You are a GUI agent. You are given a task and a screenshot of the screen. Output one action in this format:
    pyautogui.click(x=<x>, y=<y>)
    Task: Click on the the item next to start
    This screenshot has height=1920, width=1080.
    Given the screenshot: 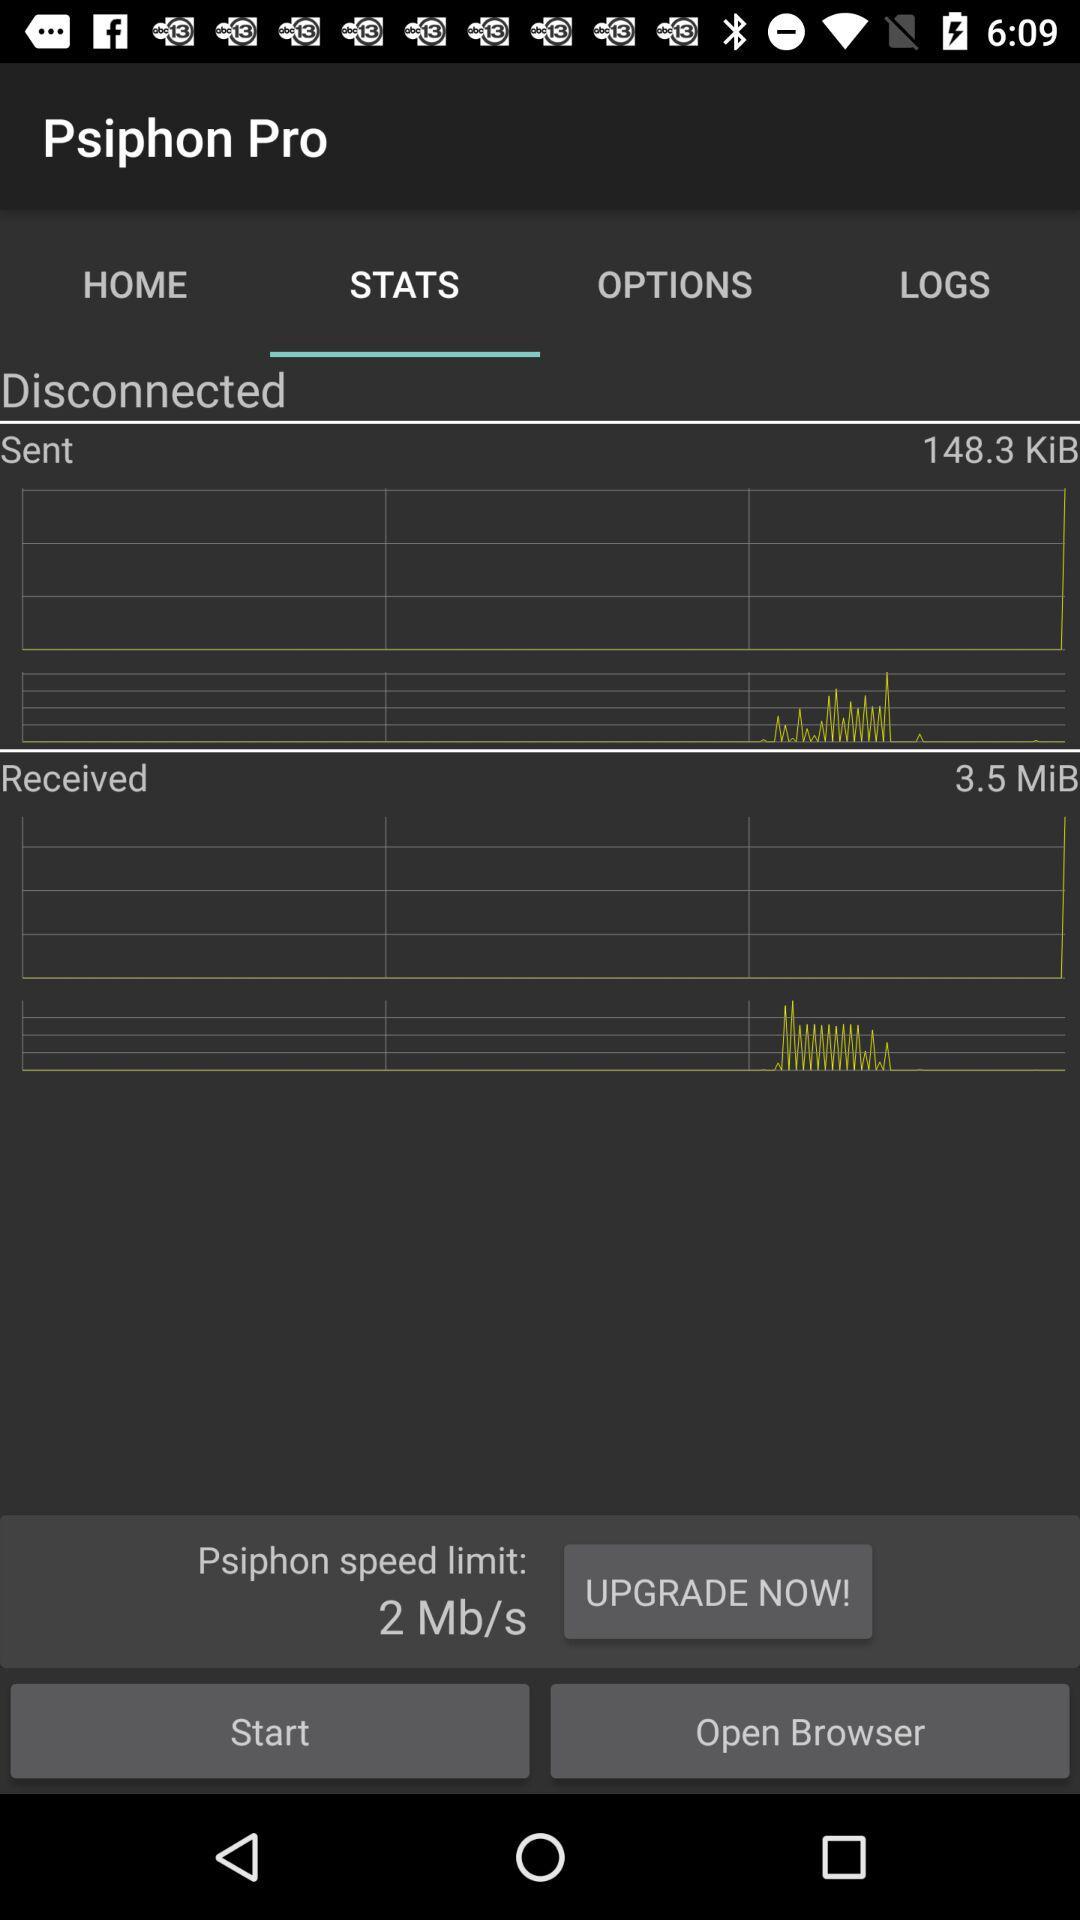 What is the action you would take?
    pyautogui.click(x=810, y=1730)
    